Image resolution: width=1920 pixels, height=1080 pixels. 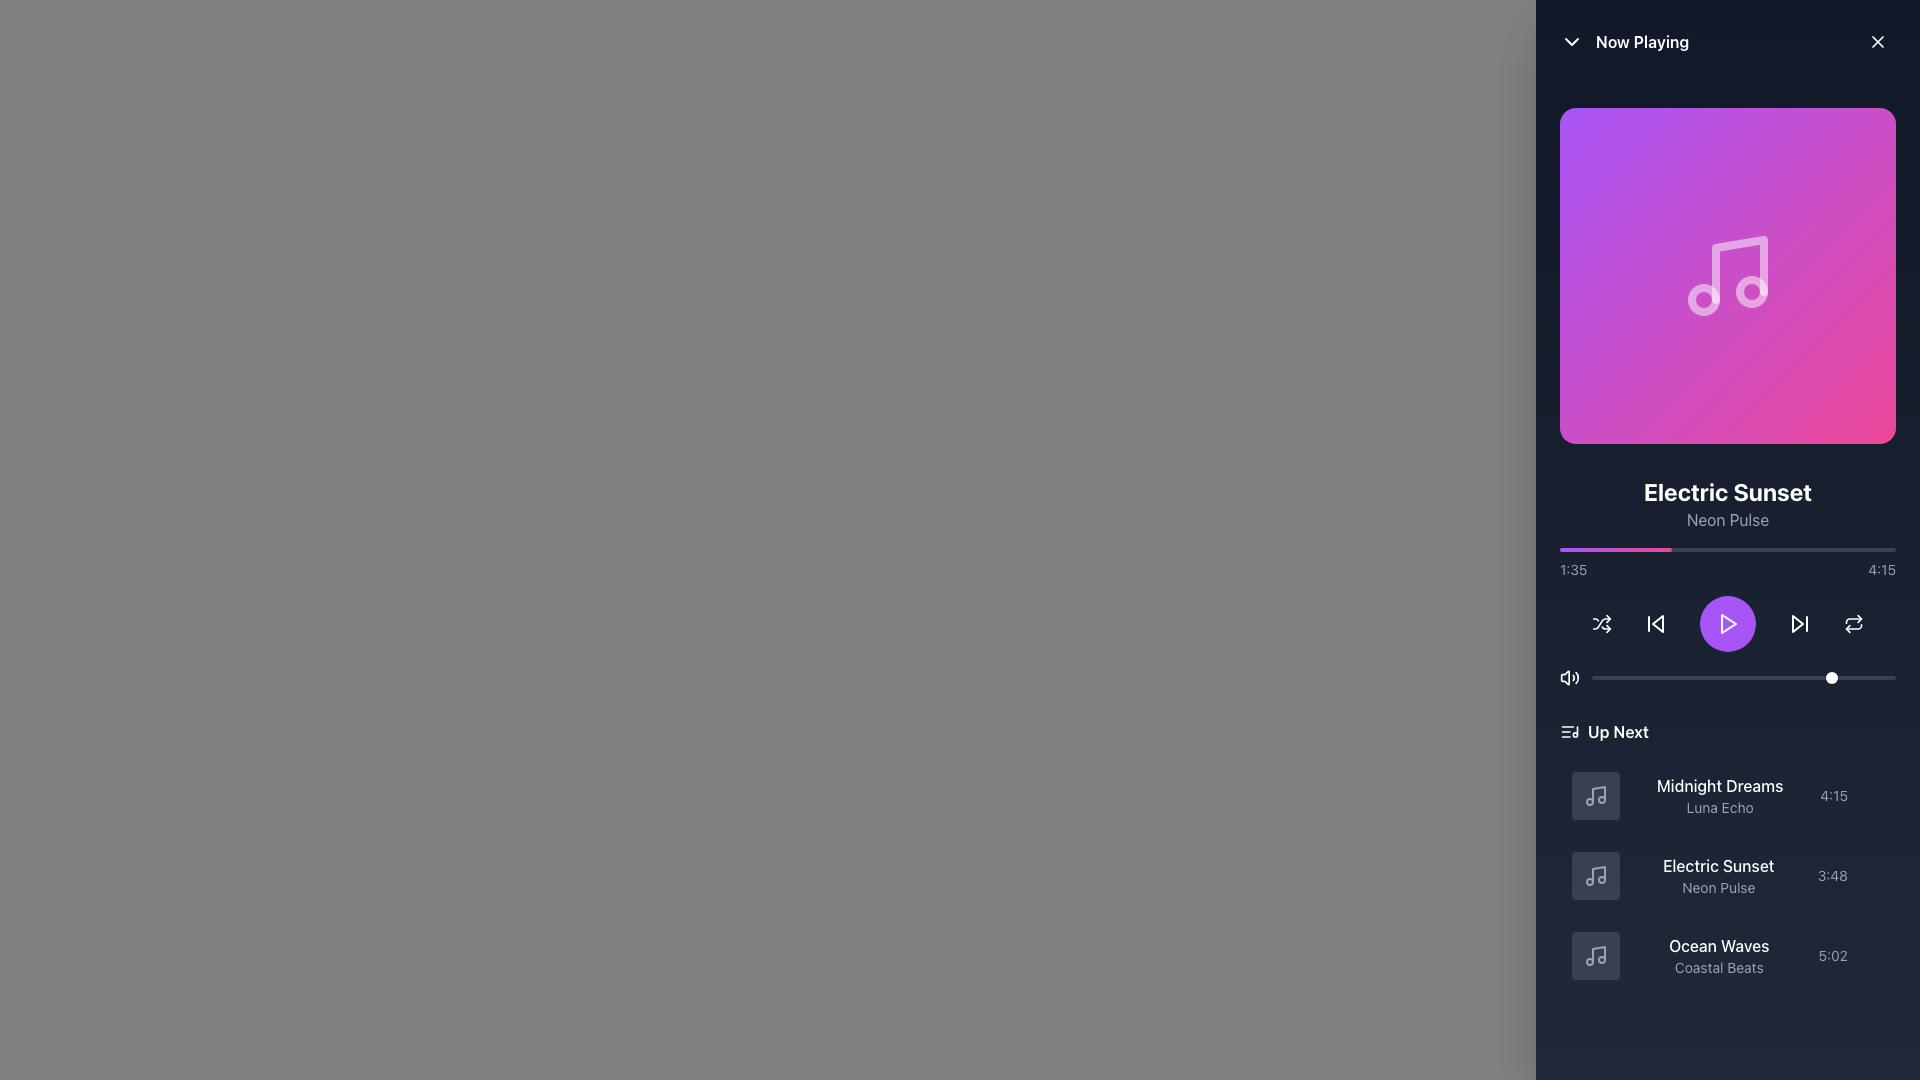 What do you see at coordinates (1833, 955) in the screenshot?
I see `the text label displaying '5:02' located on the far-right side of the row for the track 'Ocean Waves' in the 'Up Next' list` at bounding box center [1833, 955].